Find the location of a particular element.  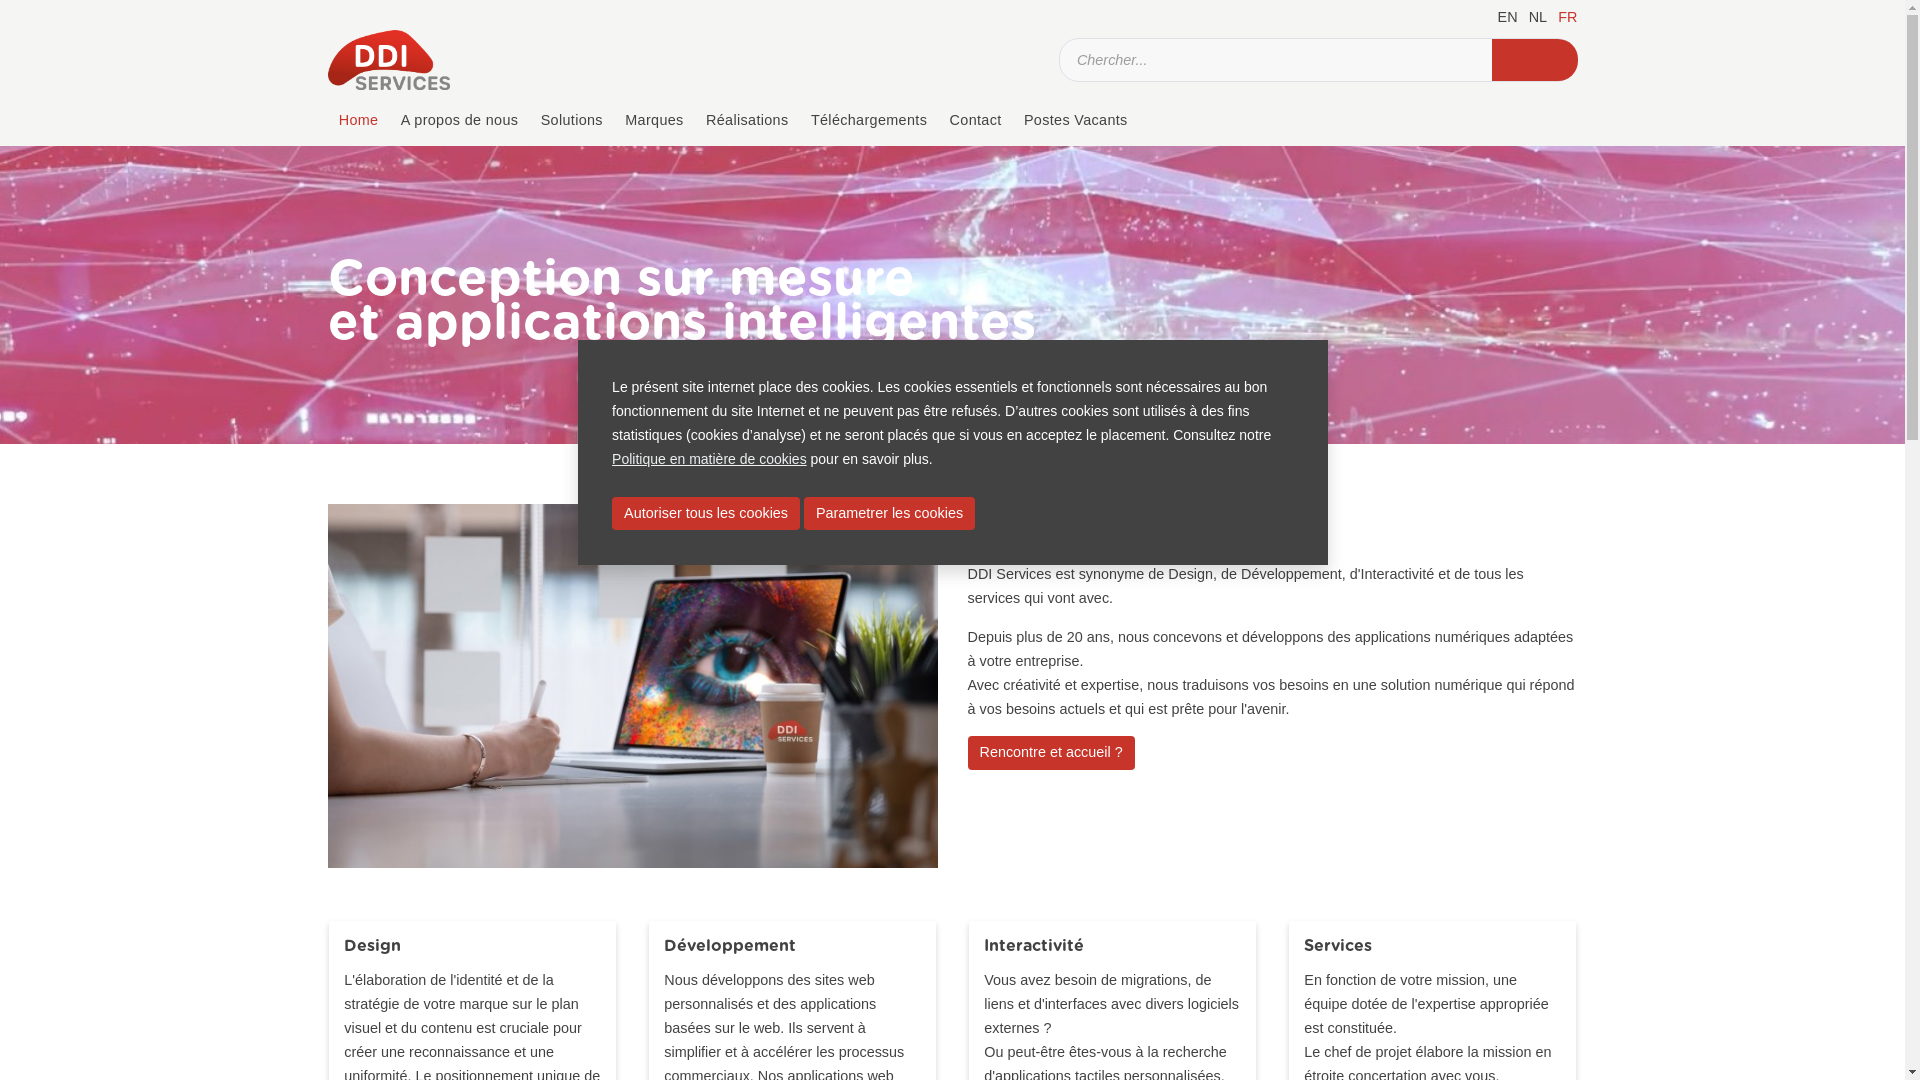

'Marques' is located at coordinates (654, 120).